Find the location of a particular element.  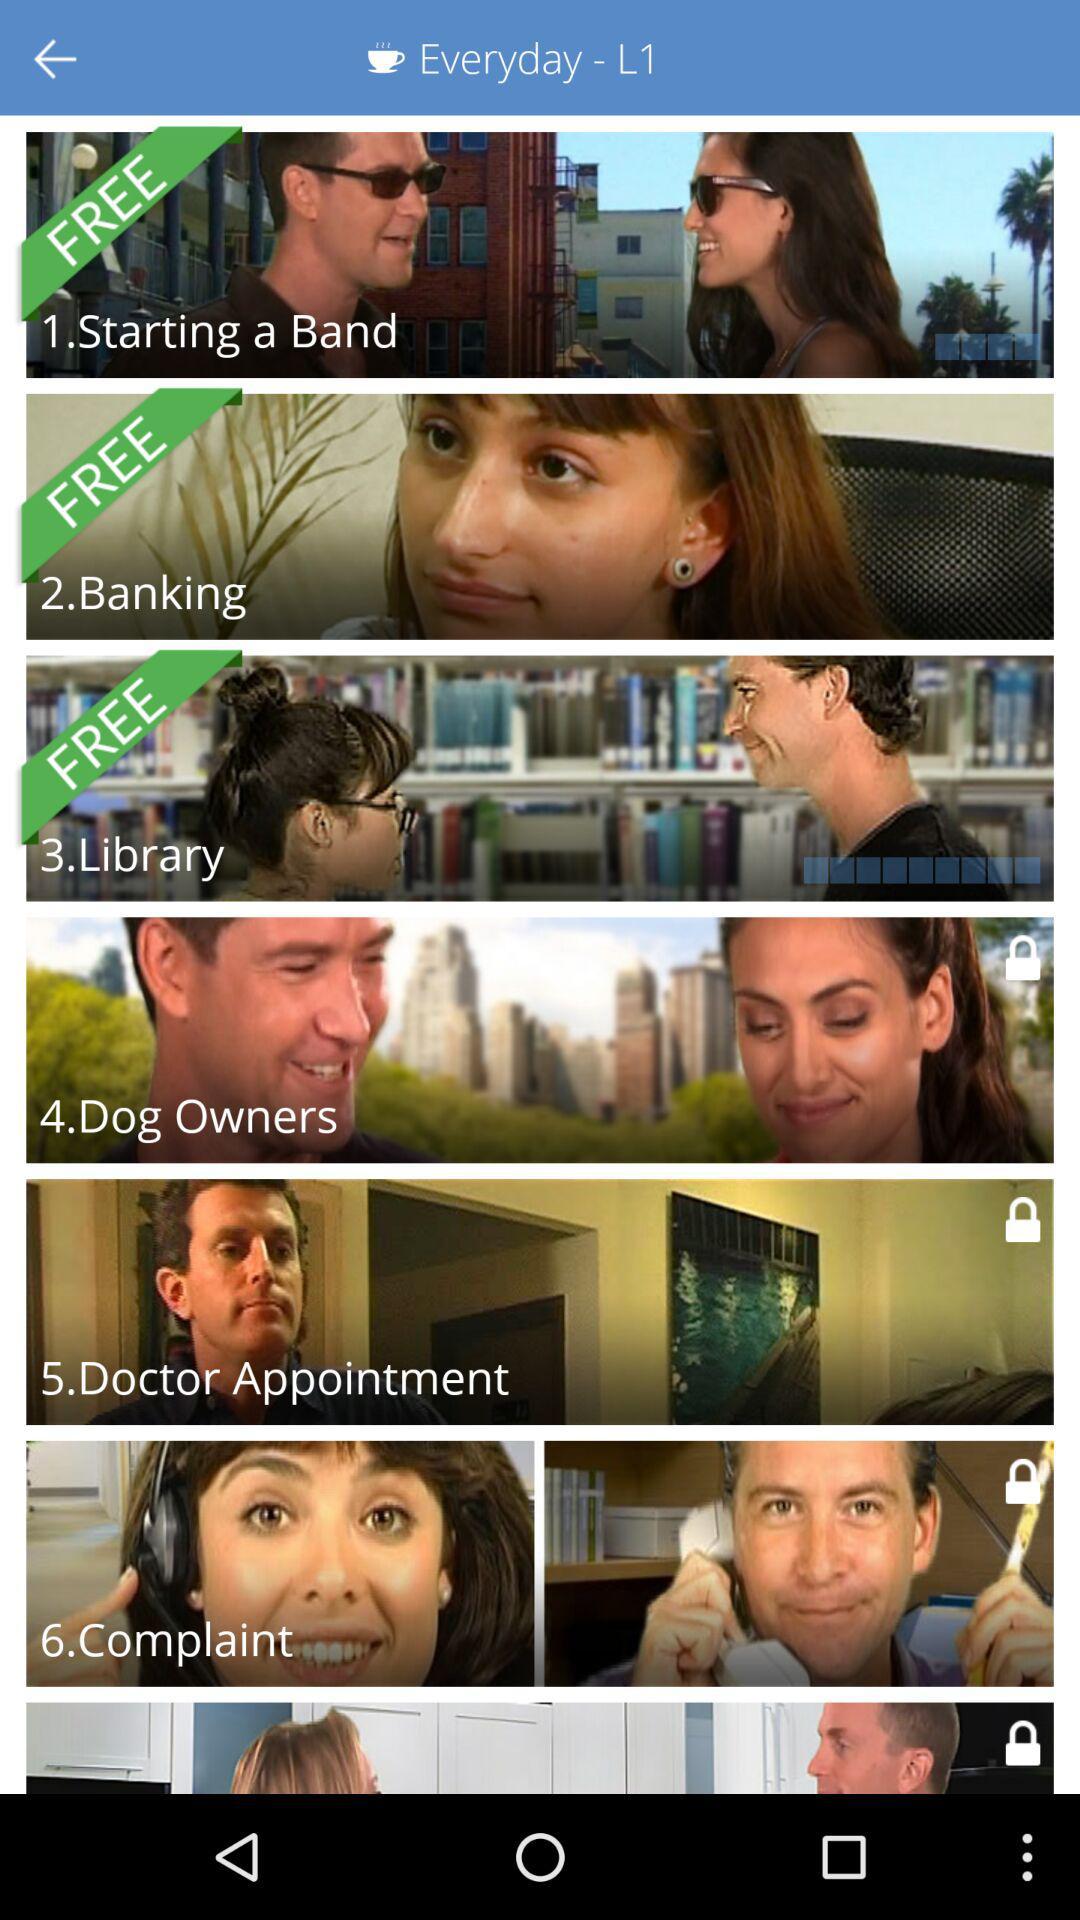

the icon next to 1 starting a icon is located at coordinates (801, 346).